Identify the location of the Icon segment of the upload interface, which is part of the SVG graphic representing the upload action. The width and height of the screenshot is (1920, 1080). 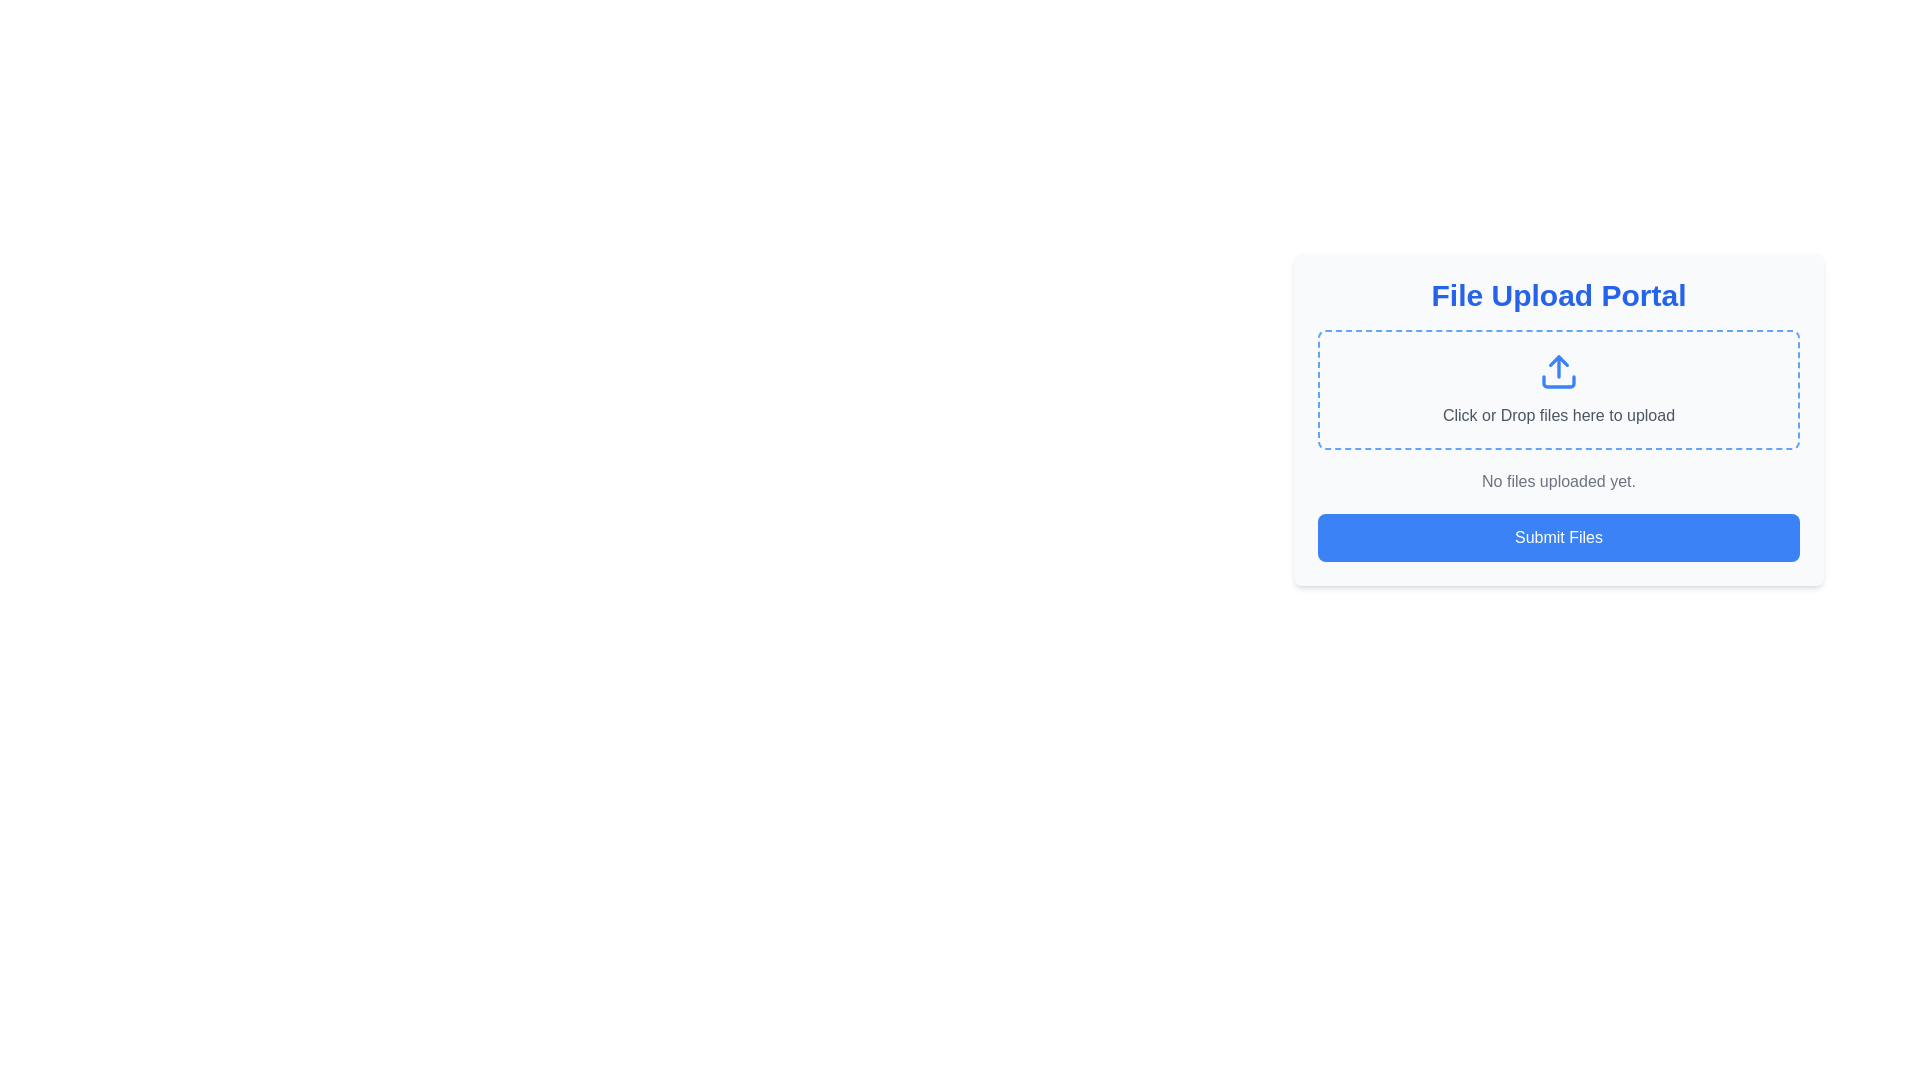
(1558, 381).